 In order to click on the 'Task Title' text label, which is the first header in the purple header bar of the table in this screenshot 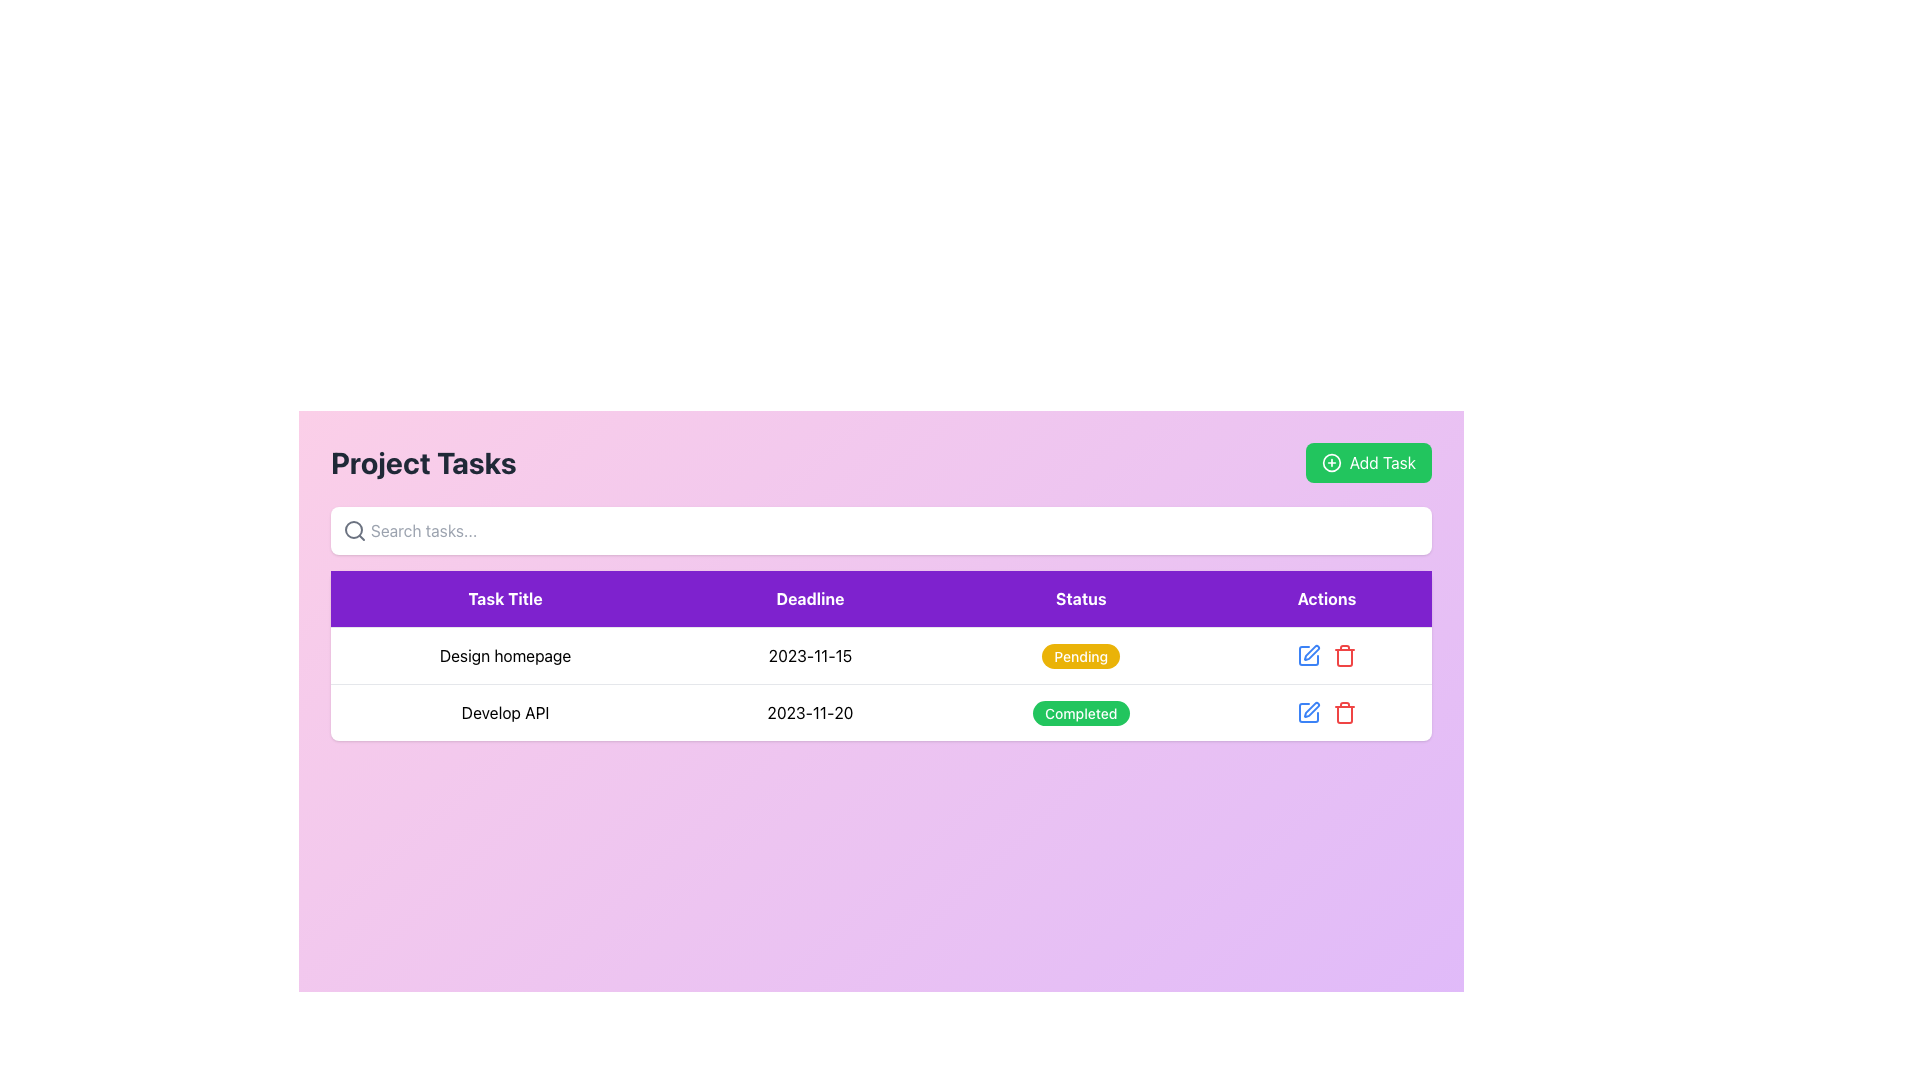, I will do `click(505, 598)`.